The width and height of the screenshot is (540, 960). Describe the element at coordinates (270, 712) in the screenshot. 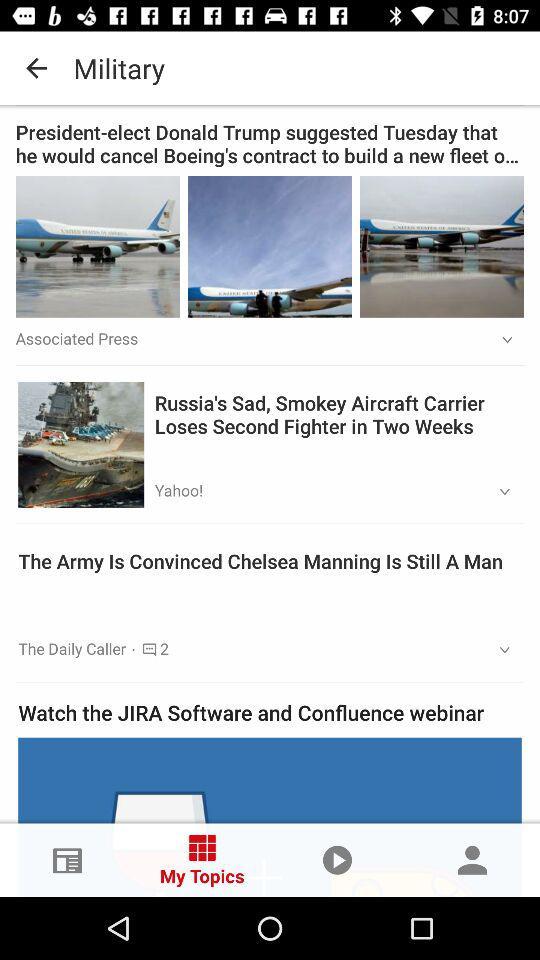

I see `watch the jira app` at that location.